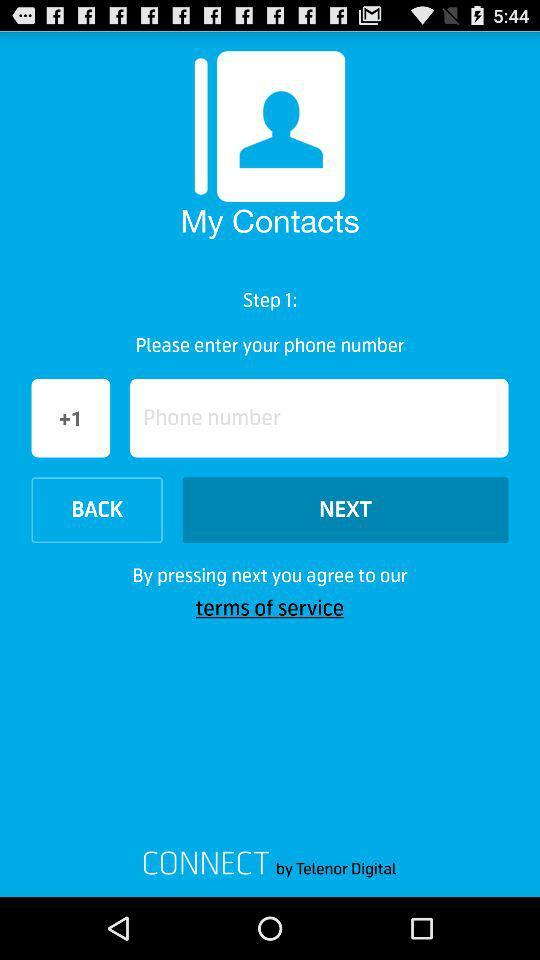  Describe the element at coordinates (319, 417) in the screenshot. I see `your phone number` at that location.